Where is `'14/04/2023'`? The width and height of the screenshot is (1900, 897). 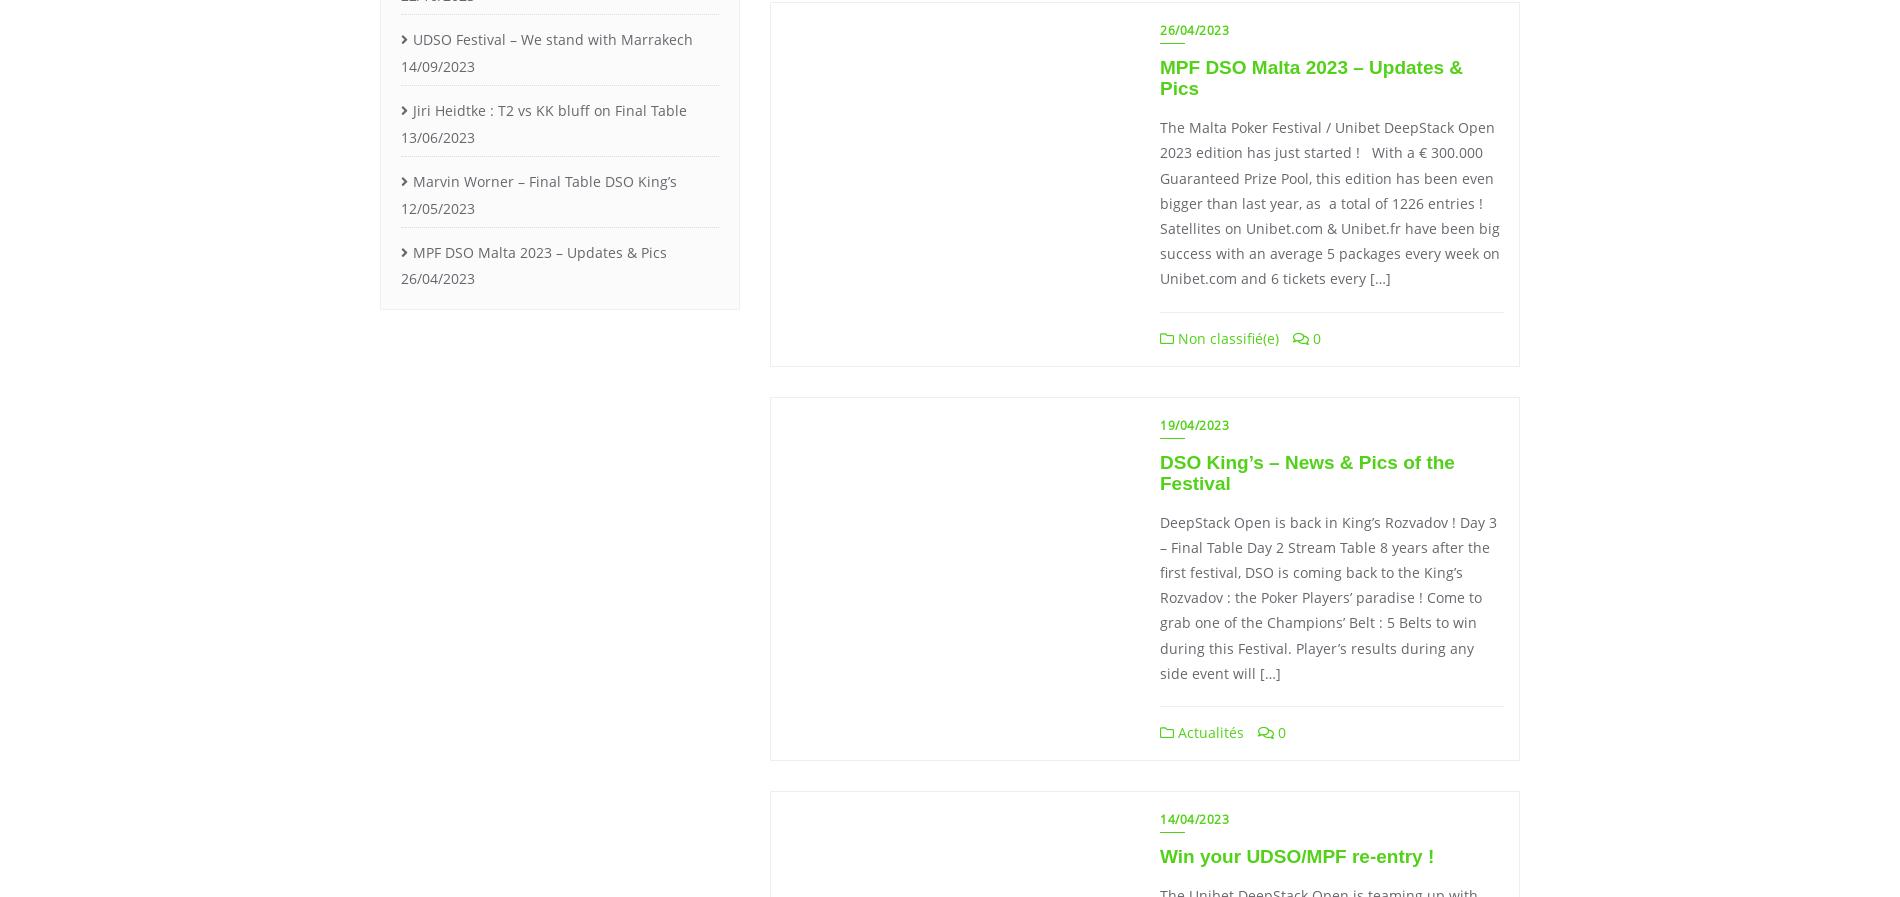 '14/04/2023' is located at coordinates (1193, 819).